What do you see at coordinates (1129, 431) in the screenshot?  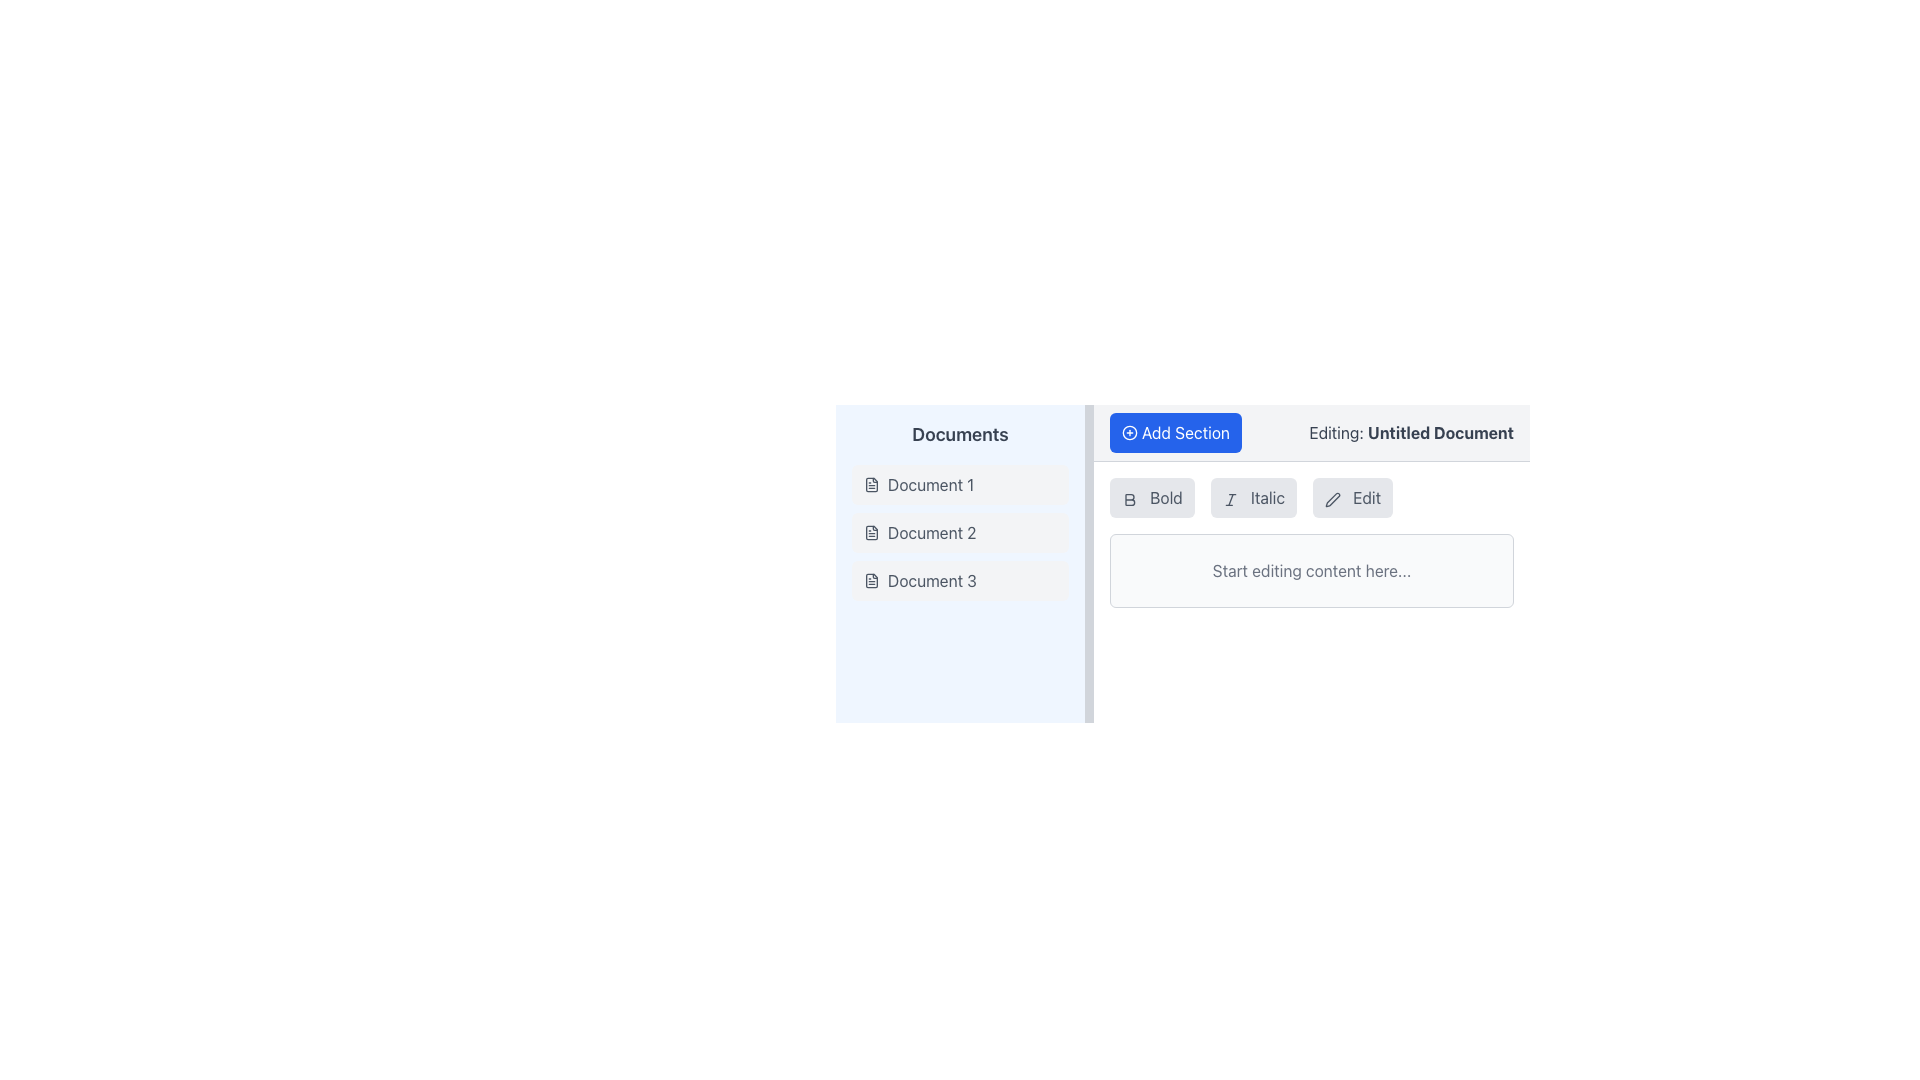 I see `the circular SVG icon that indicates the purpose of the 'Add Section' button, which is positioned to the left of the button label` at bounding box center [1129, 431].